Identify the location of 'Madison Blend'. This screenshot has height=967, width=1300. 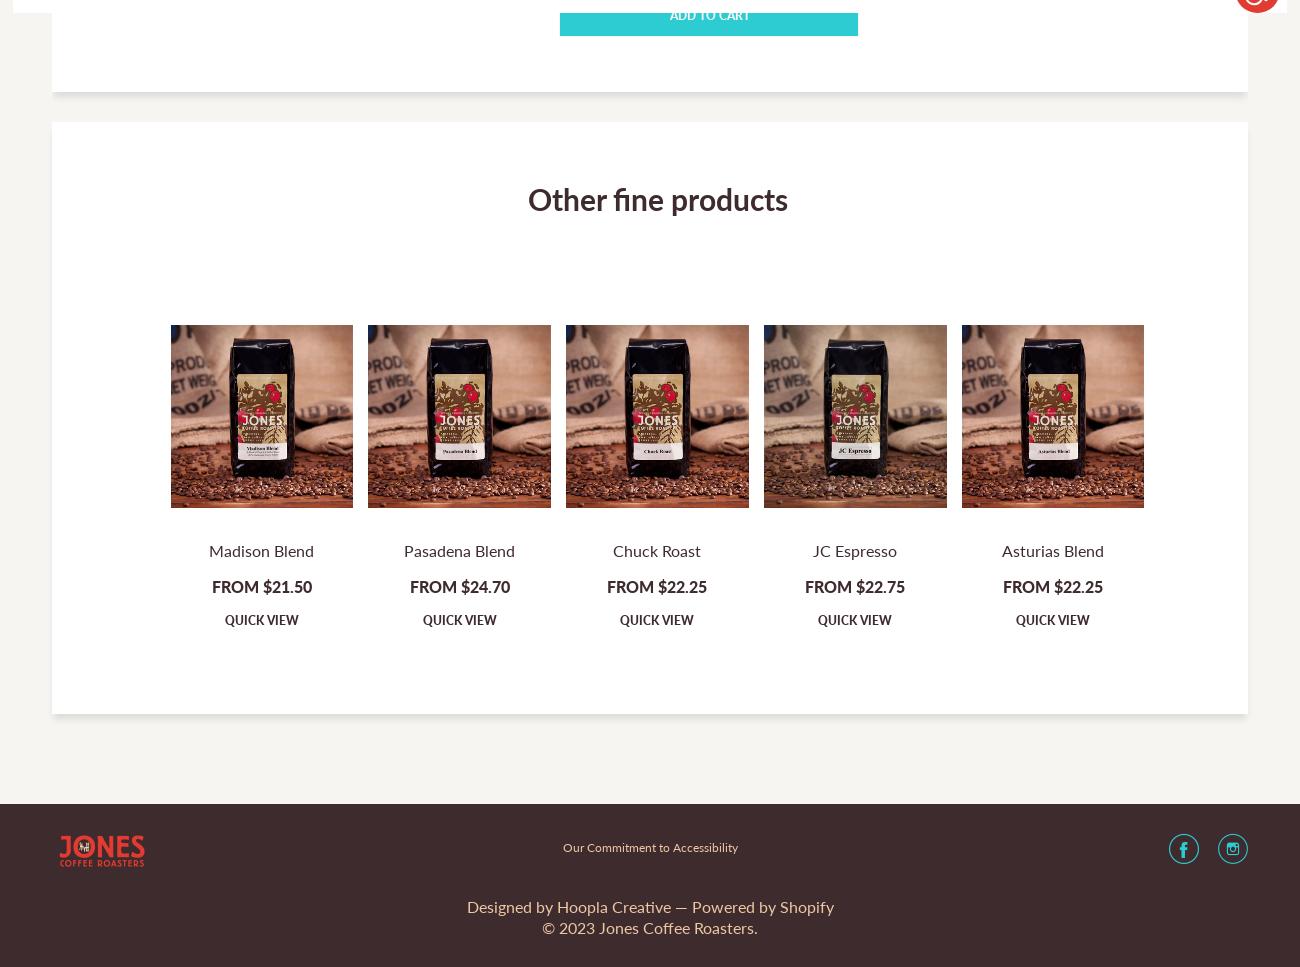
(260, 550).